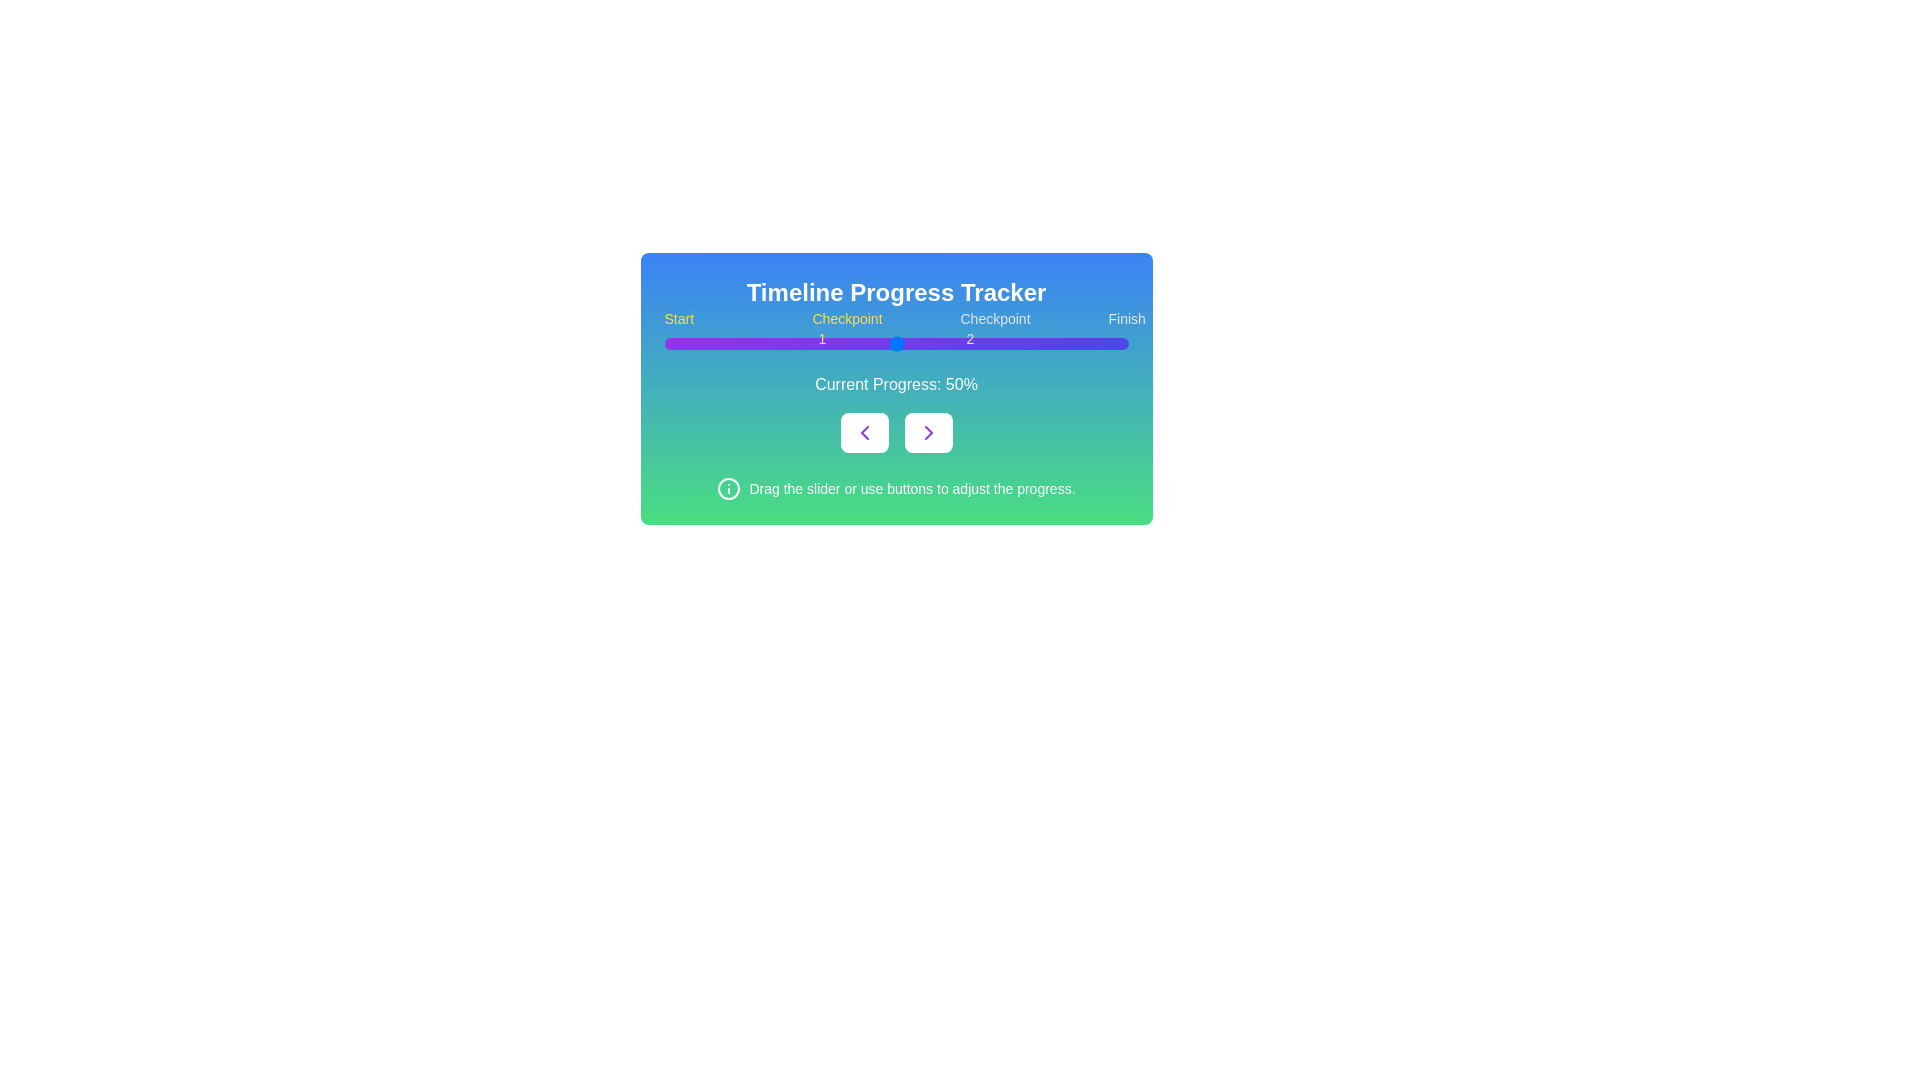  Describe the element at coordinates (927, 431) in the screenshot. I see `the forward navigation button located in the horizontal button group below the progress tracker, which is the second button in the sequence and has a right-pointing chevron` at that location.